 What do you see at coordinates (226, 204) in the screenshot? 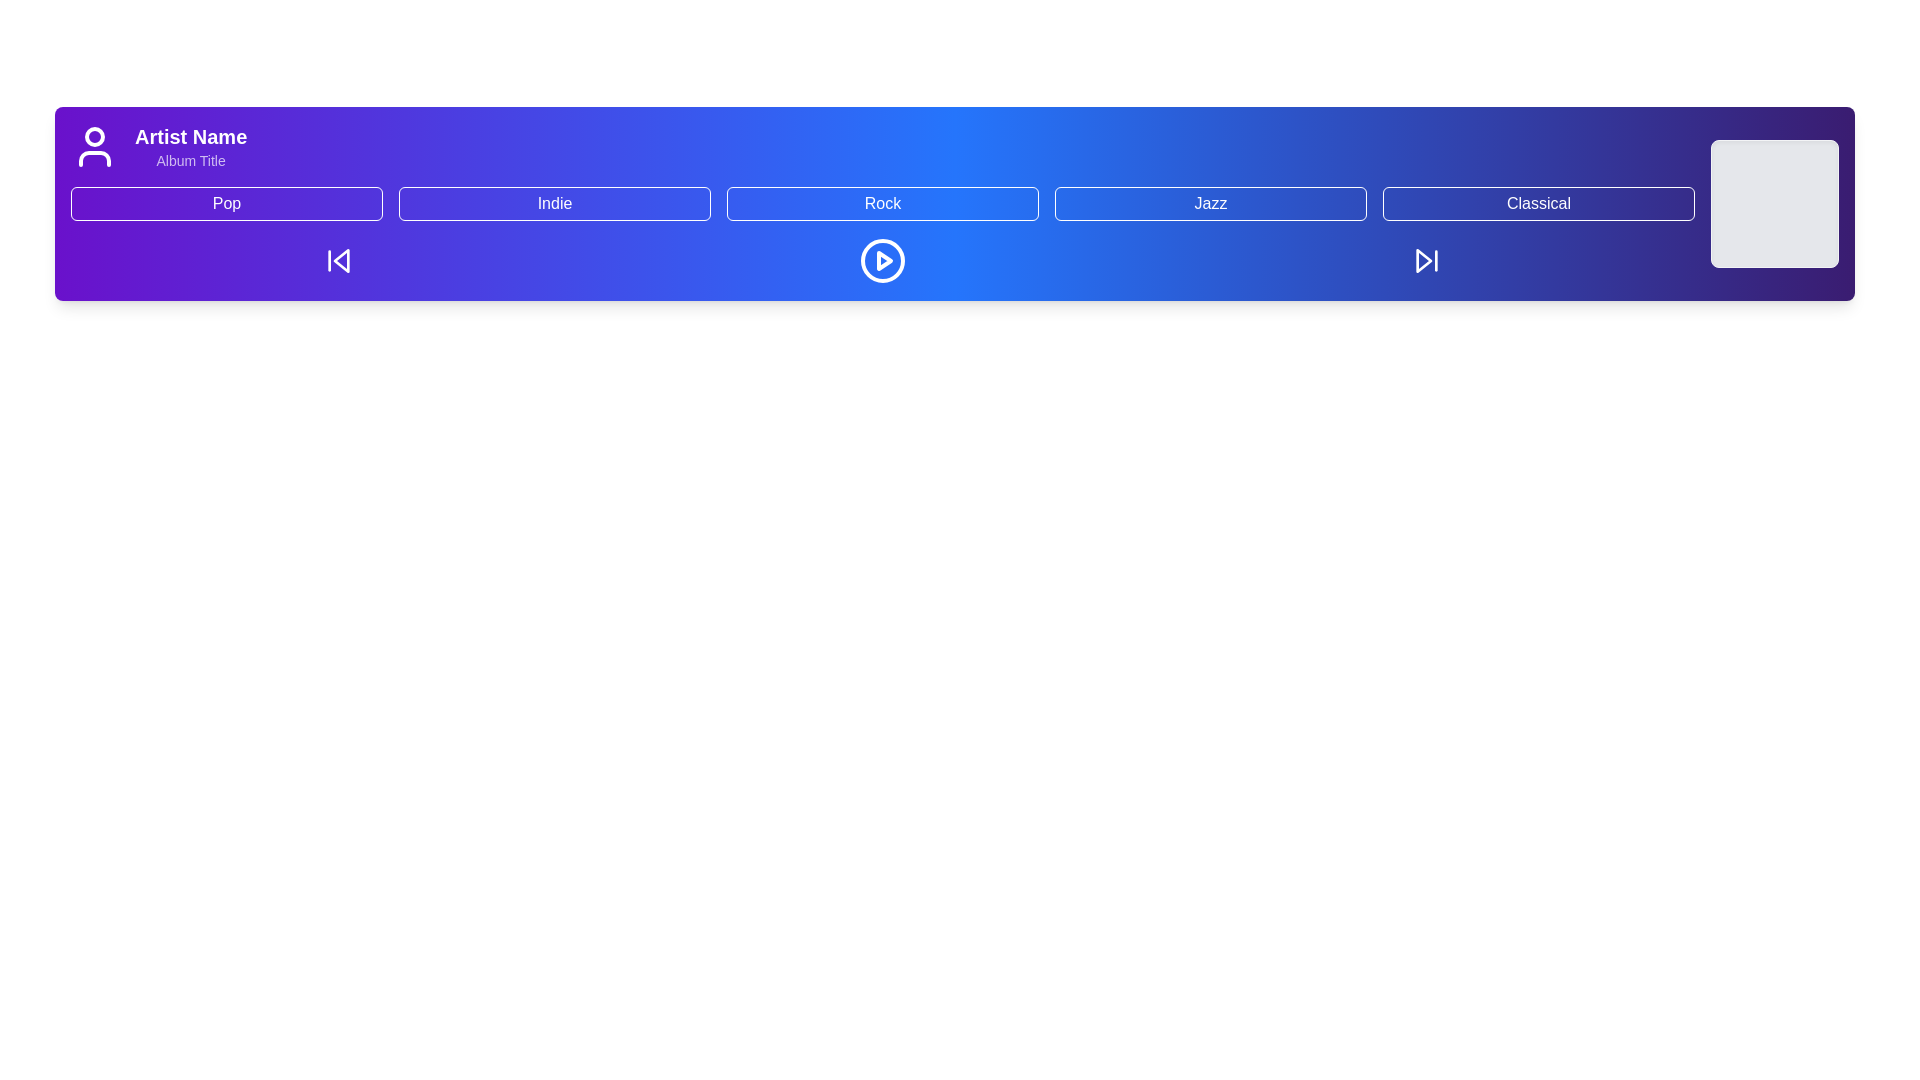
I see `the 'Pop' button, which is a rectangular button with rounded corners, located to the far-left of a horizontal row of five buttons under the artist's name and album title` at bounding box center [226, 204].